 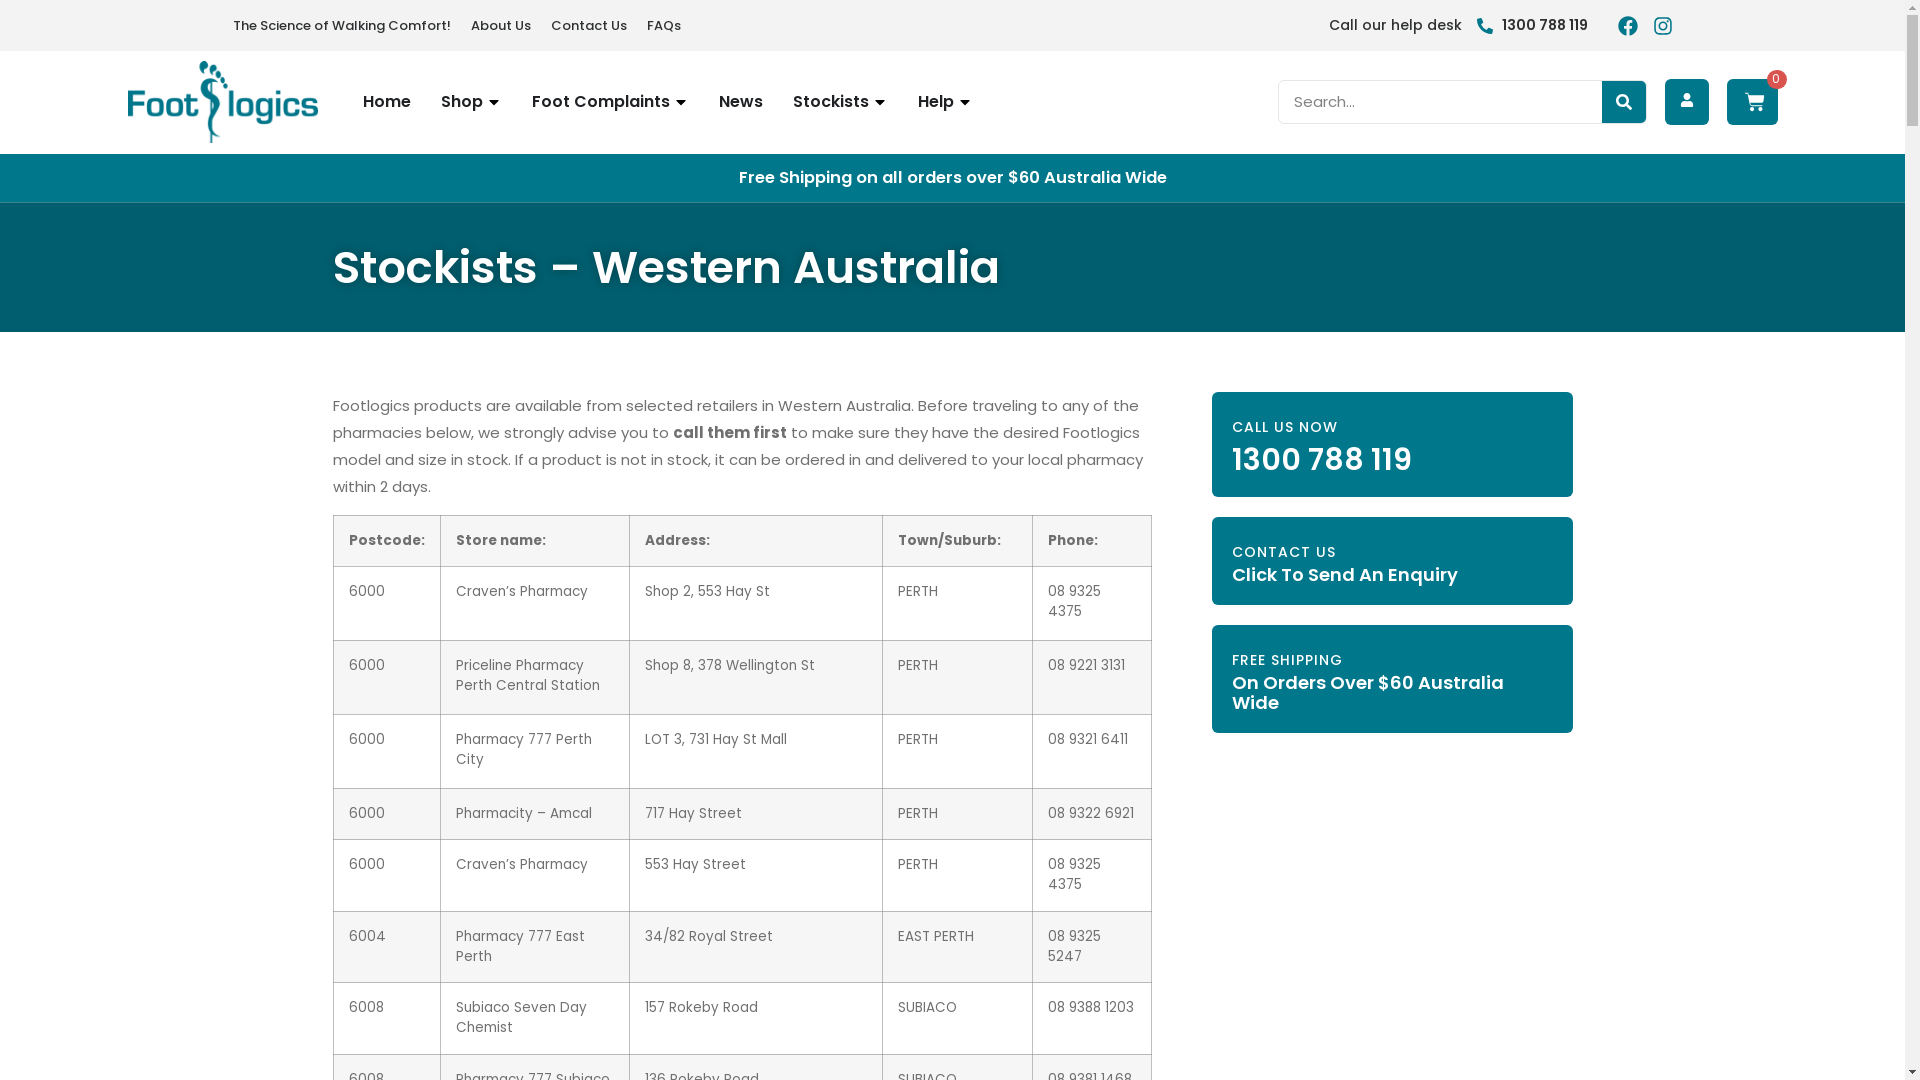 I want to click on '1300 788 119', so click(x=1321, y=459).